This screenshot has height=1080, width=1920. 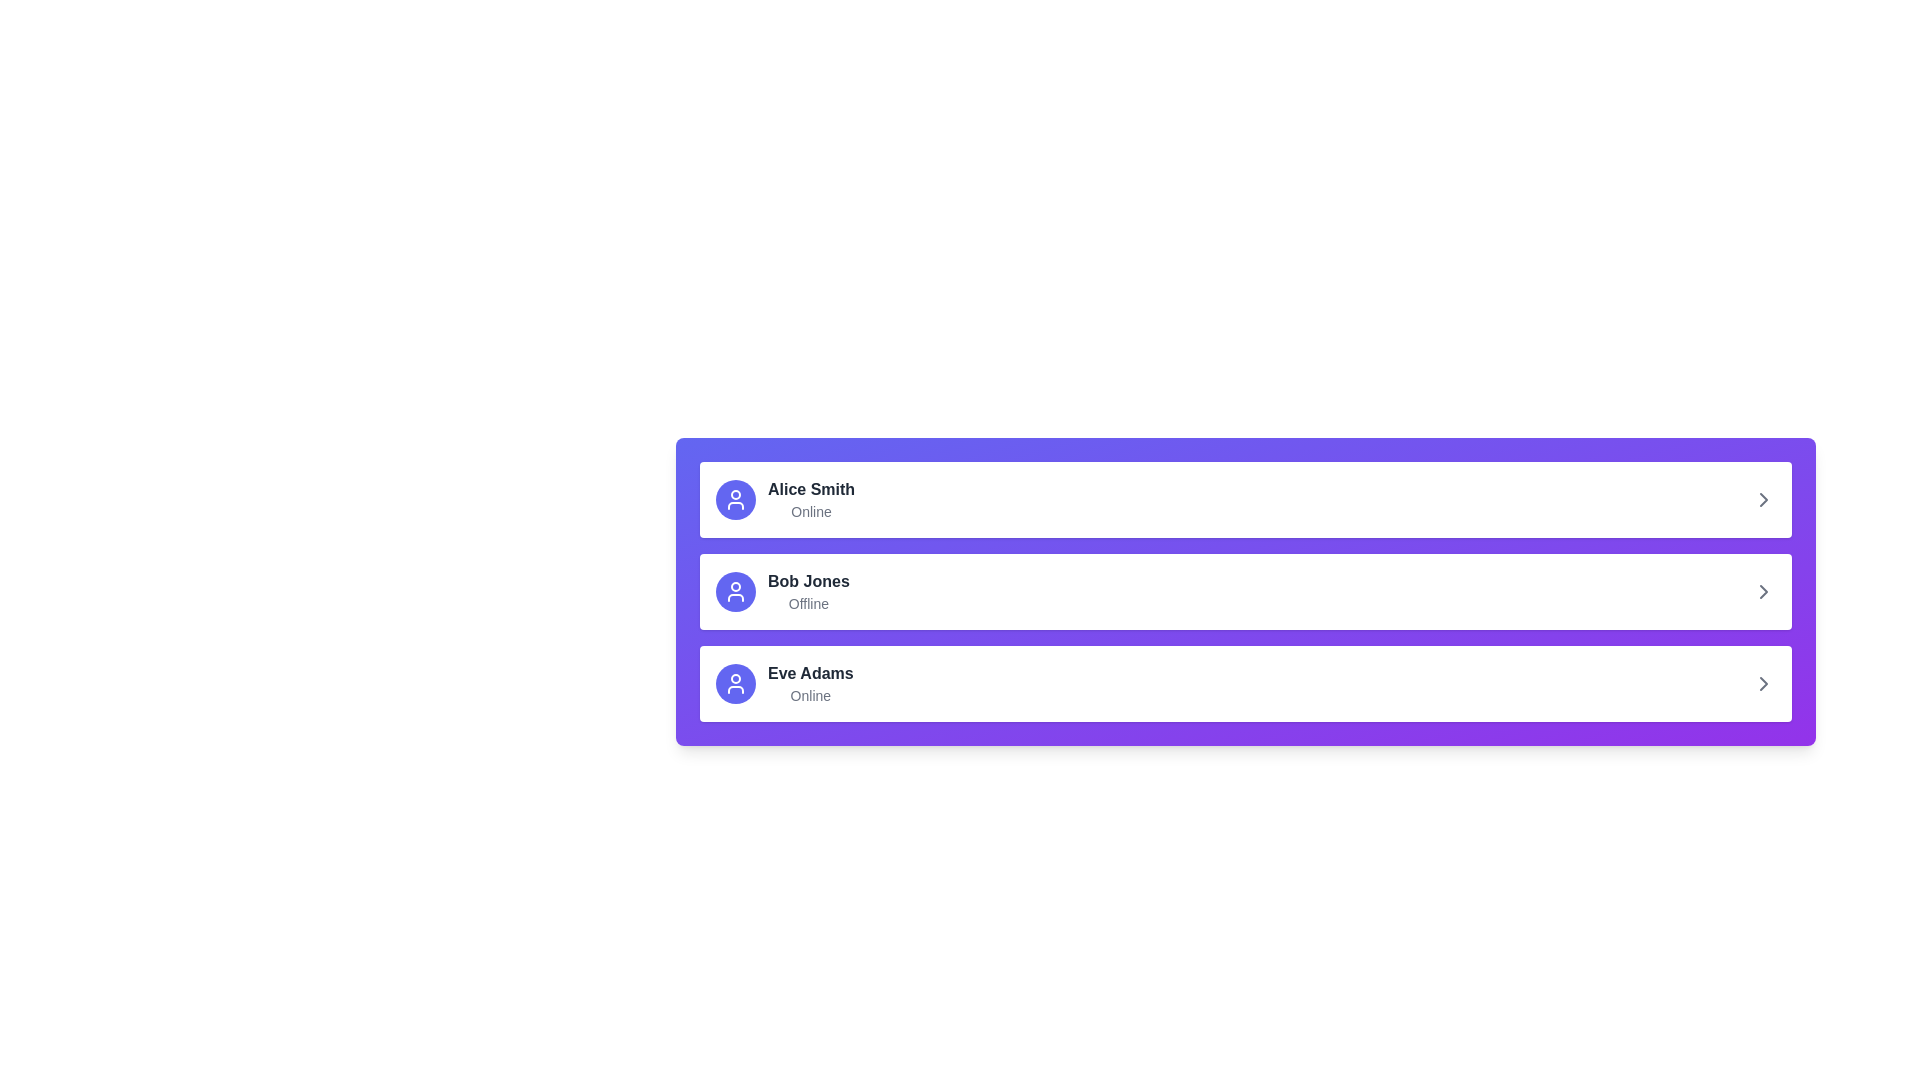 I want to click on the chevron arrow icon located next to the 'Bob Jones' list entry, so click(x=1763, y=590).